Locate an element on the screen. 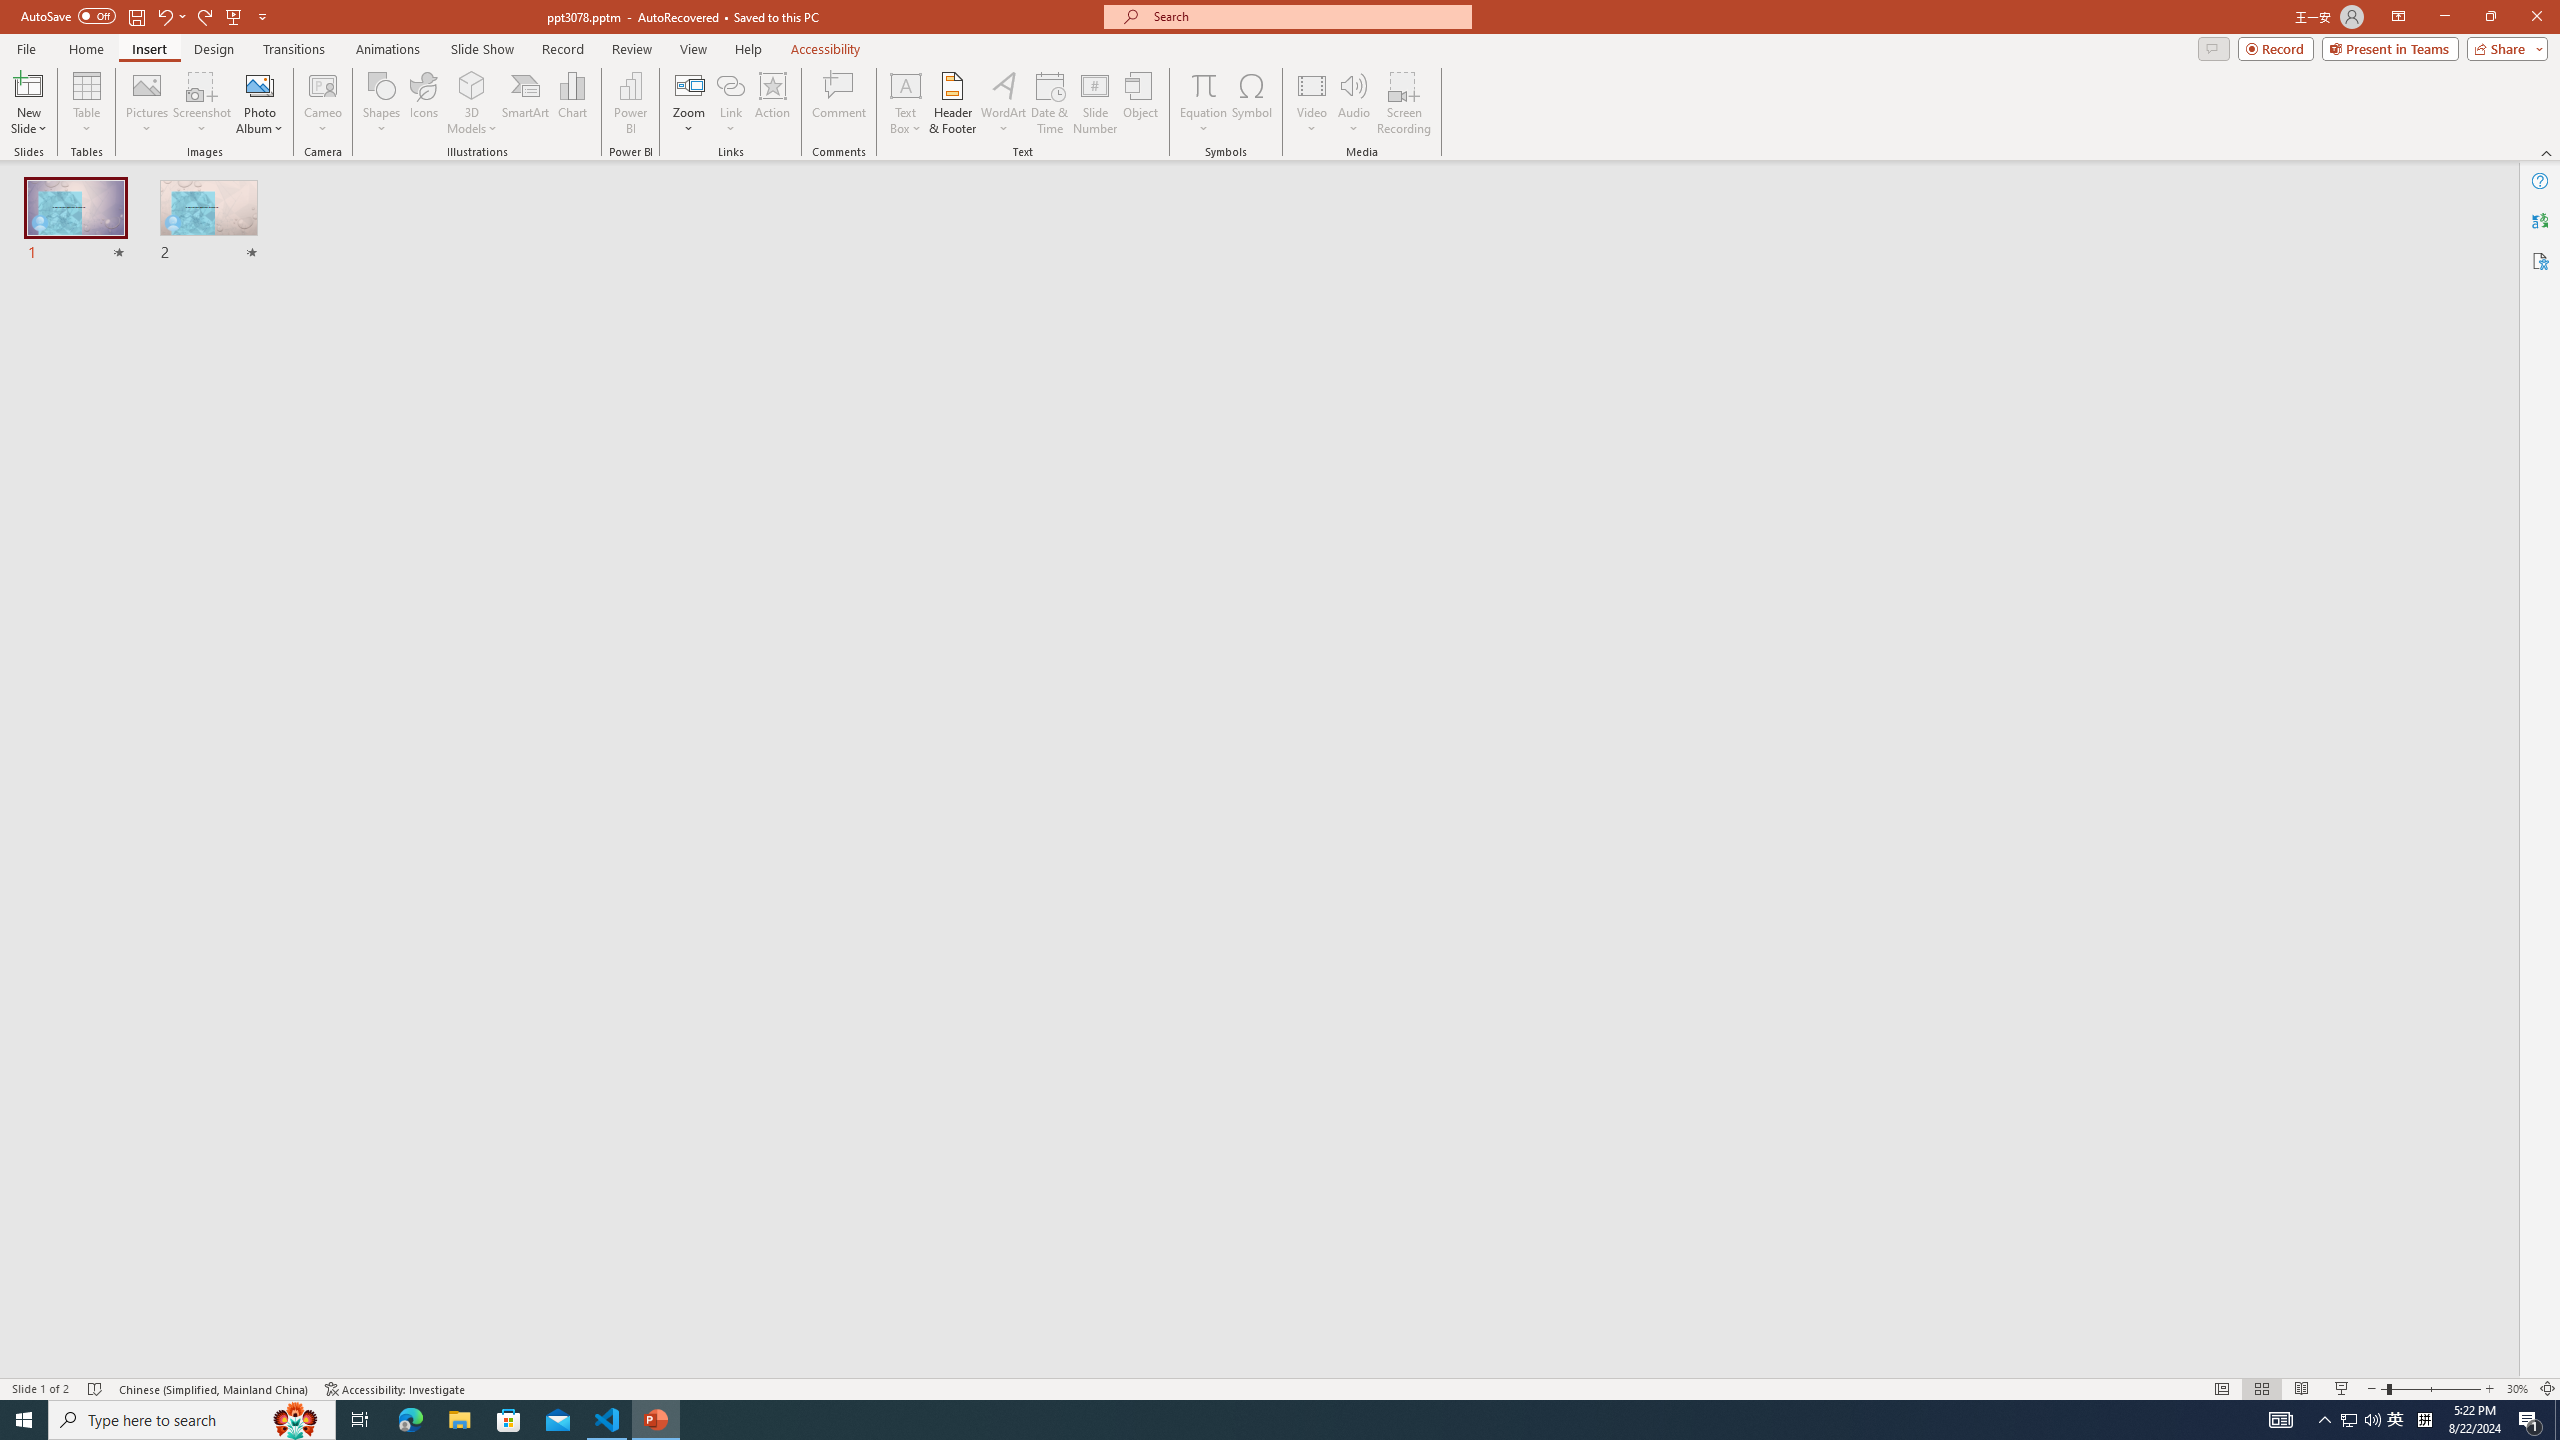 Image resolution: width=2560 pixels, height=1440 pixels. 'New Photo Album...' is located at coordinates (258, 84).